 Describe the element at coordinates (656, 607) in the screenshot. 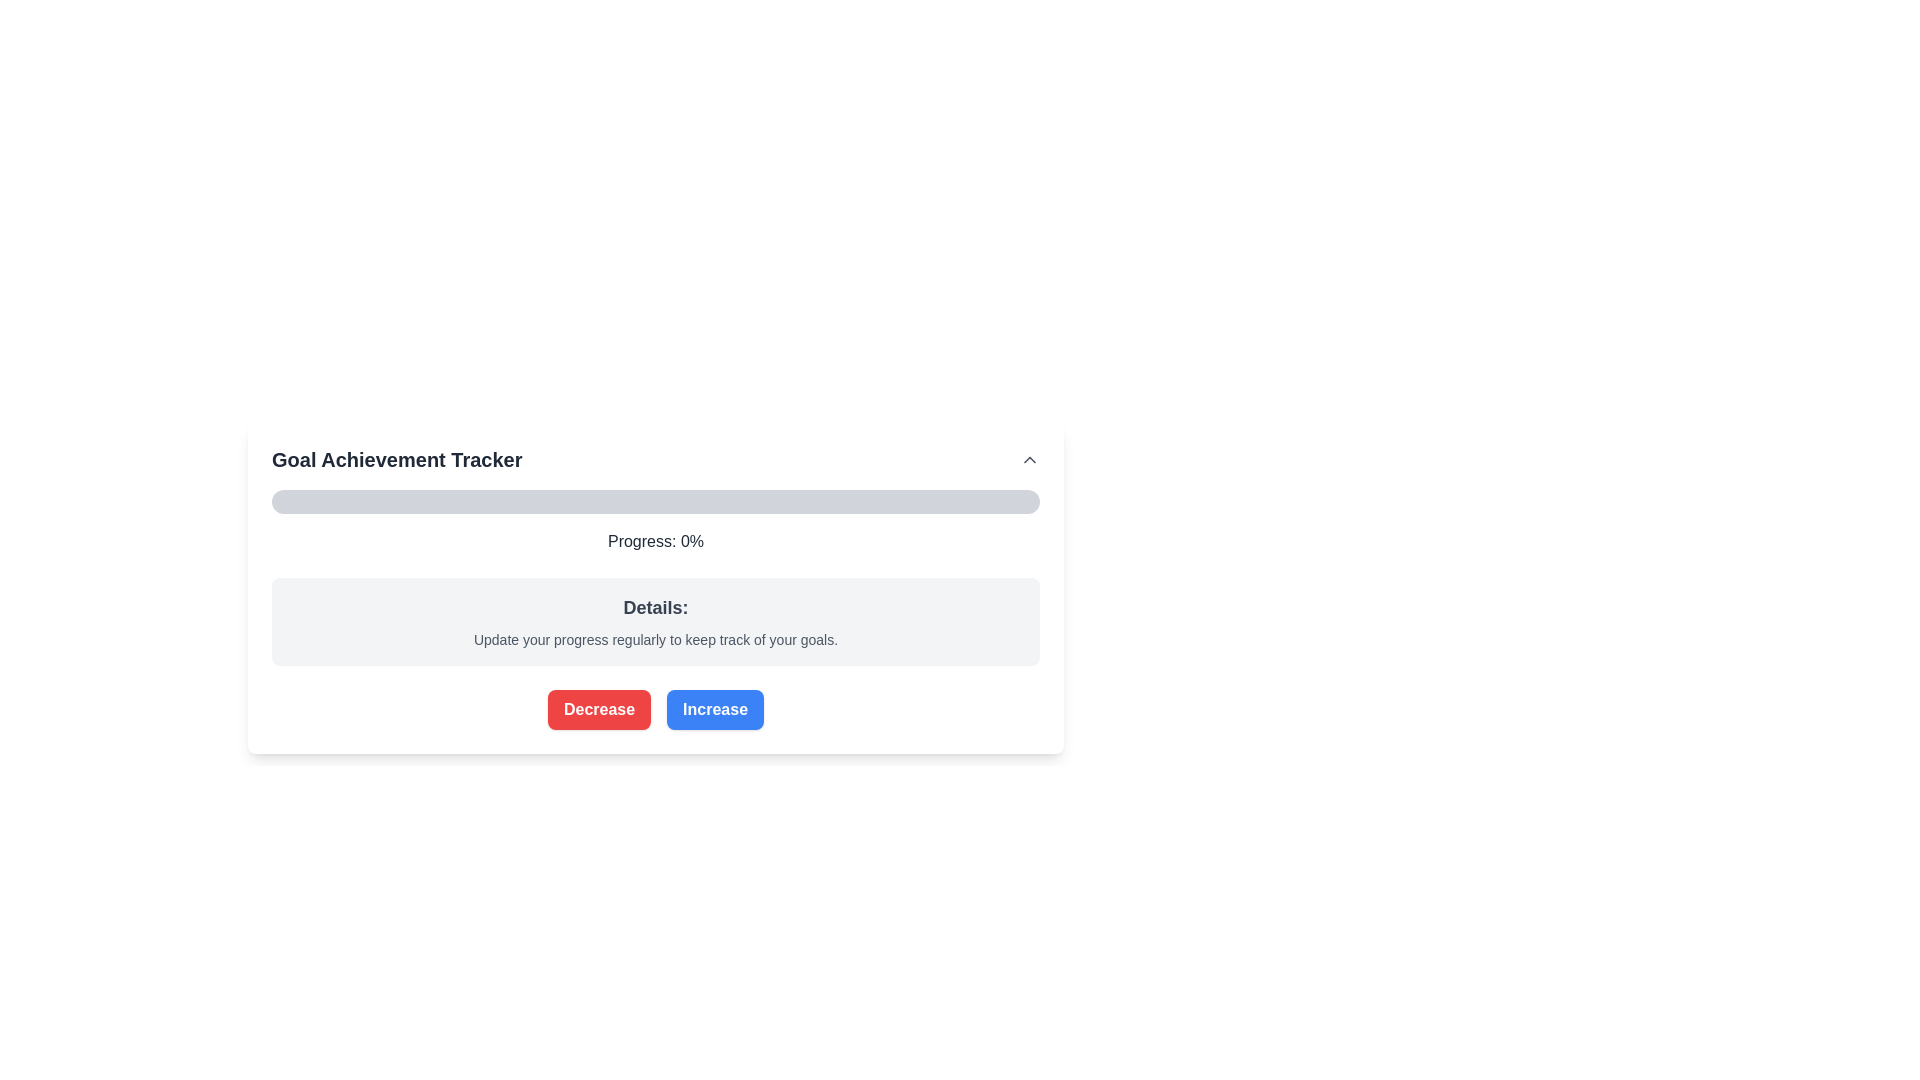

I see `the text label that serves as a title or label for the information block, located above the text 'Update your progress regularly to keep track of your goals.' and centered under the 'Progress: 0%' section` at that location.